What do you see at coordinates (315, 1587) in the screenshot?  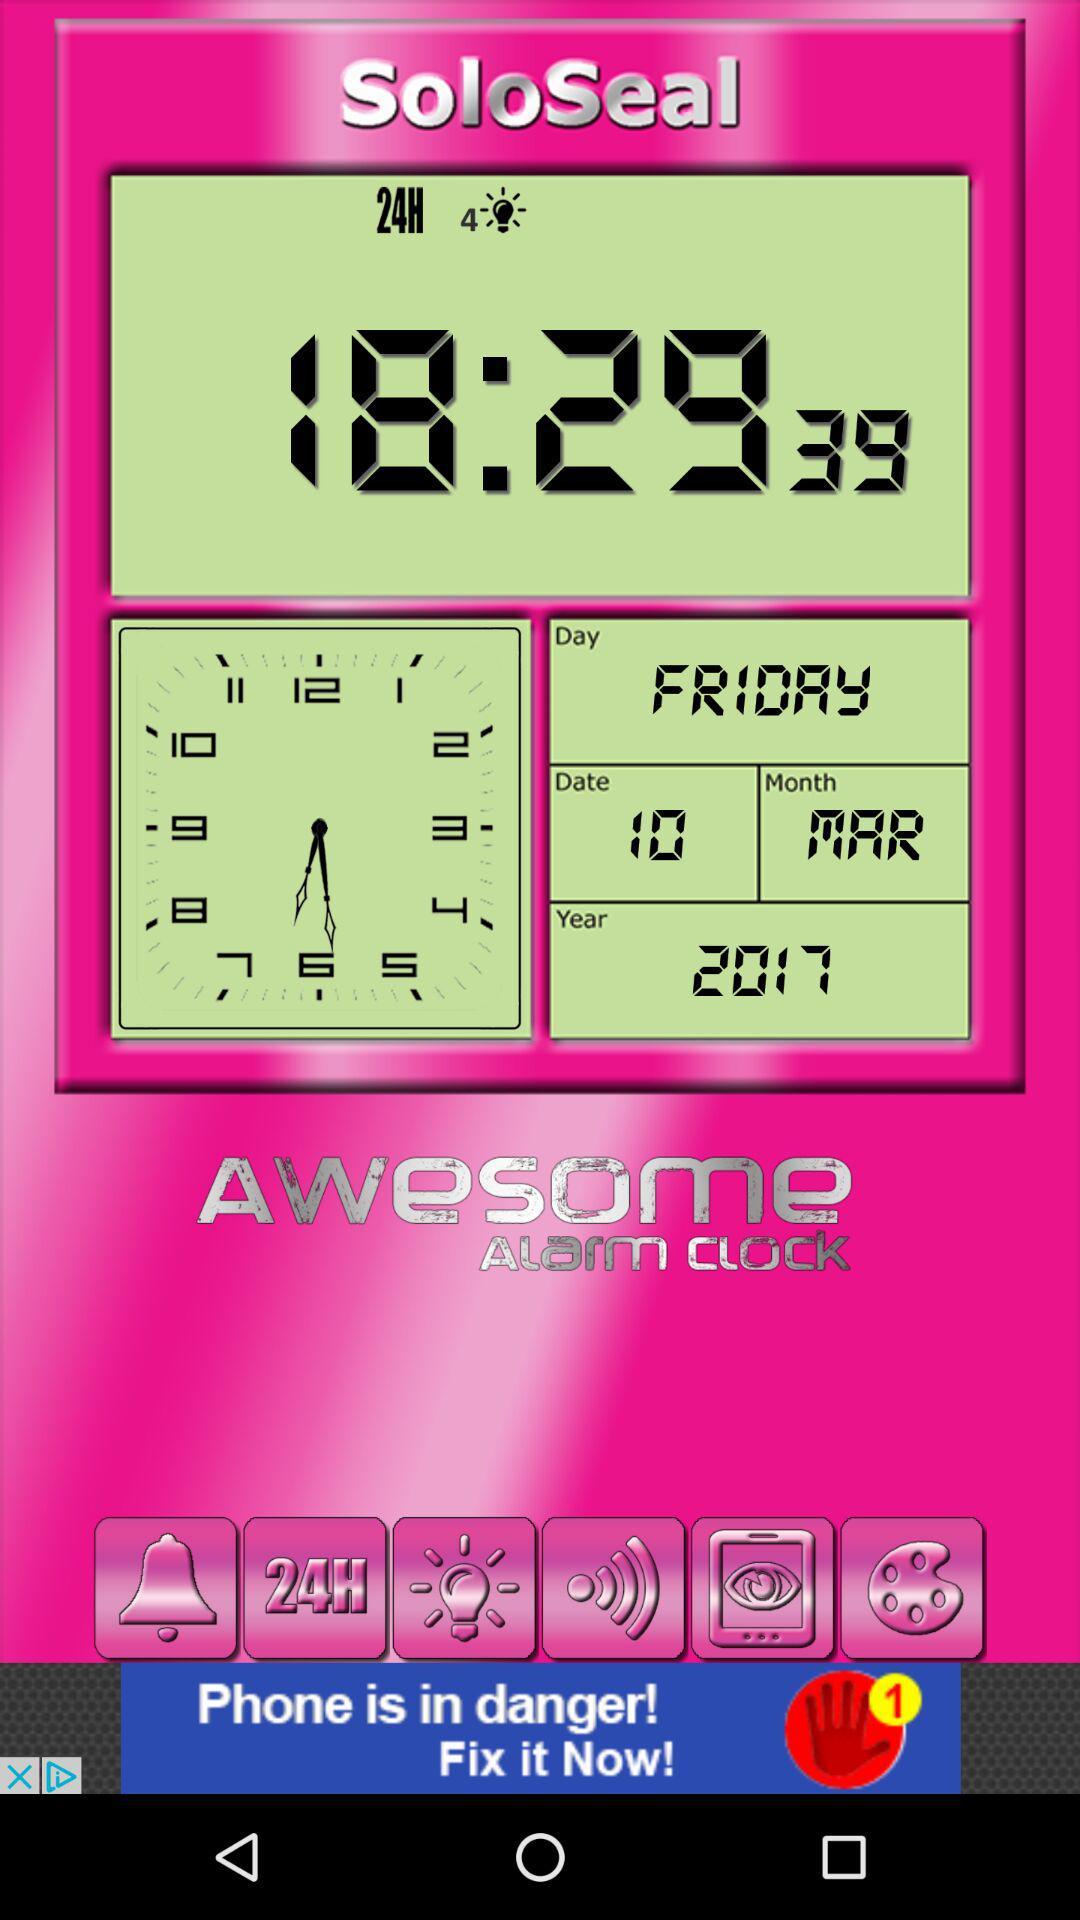 I see `time format` at bounding box center [315, 1587].